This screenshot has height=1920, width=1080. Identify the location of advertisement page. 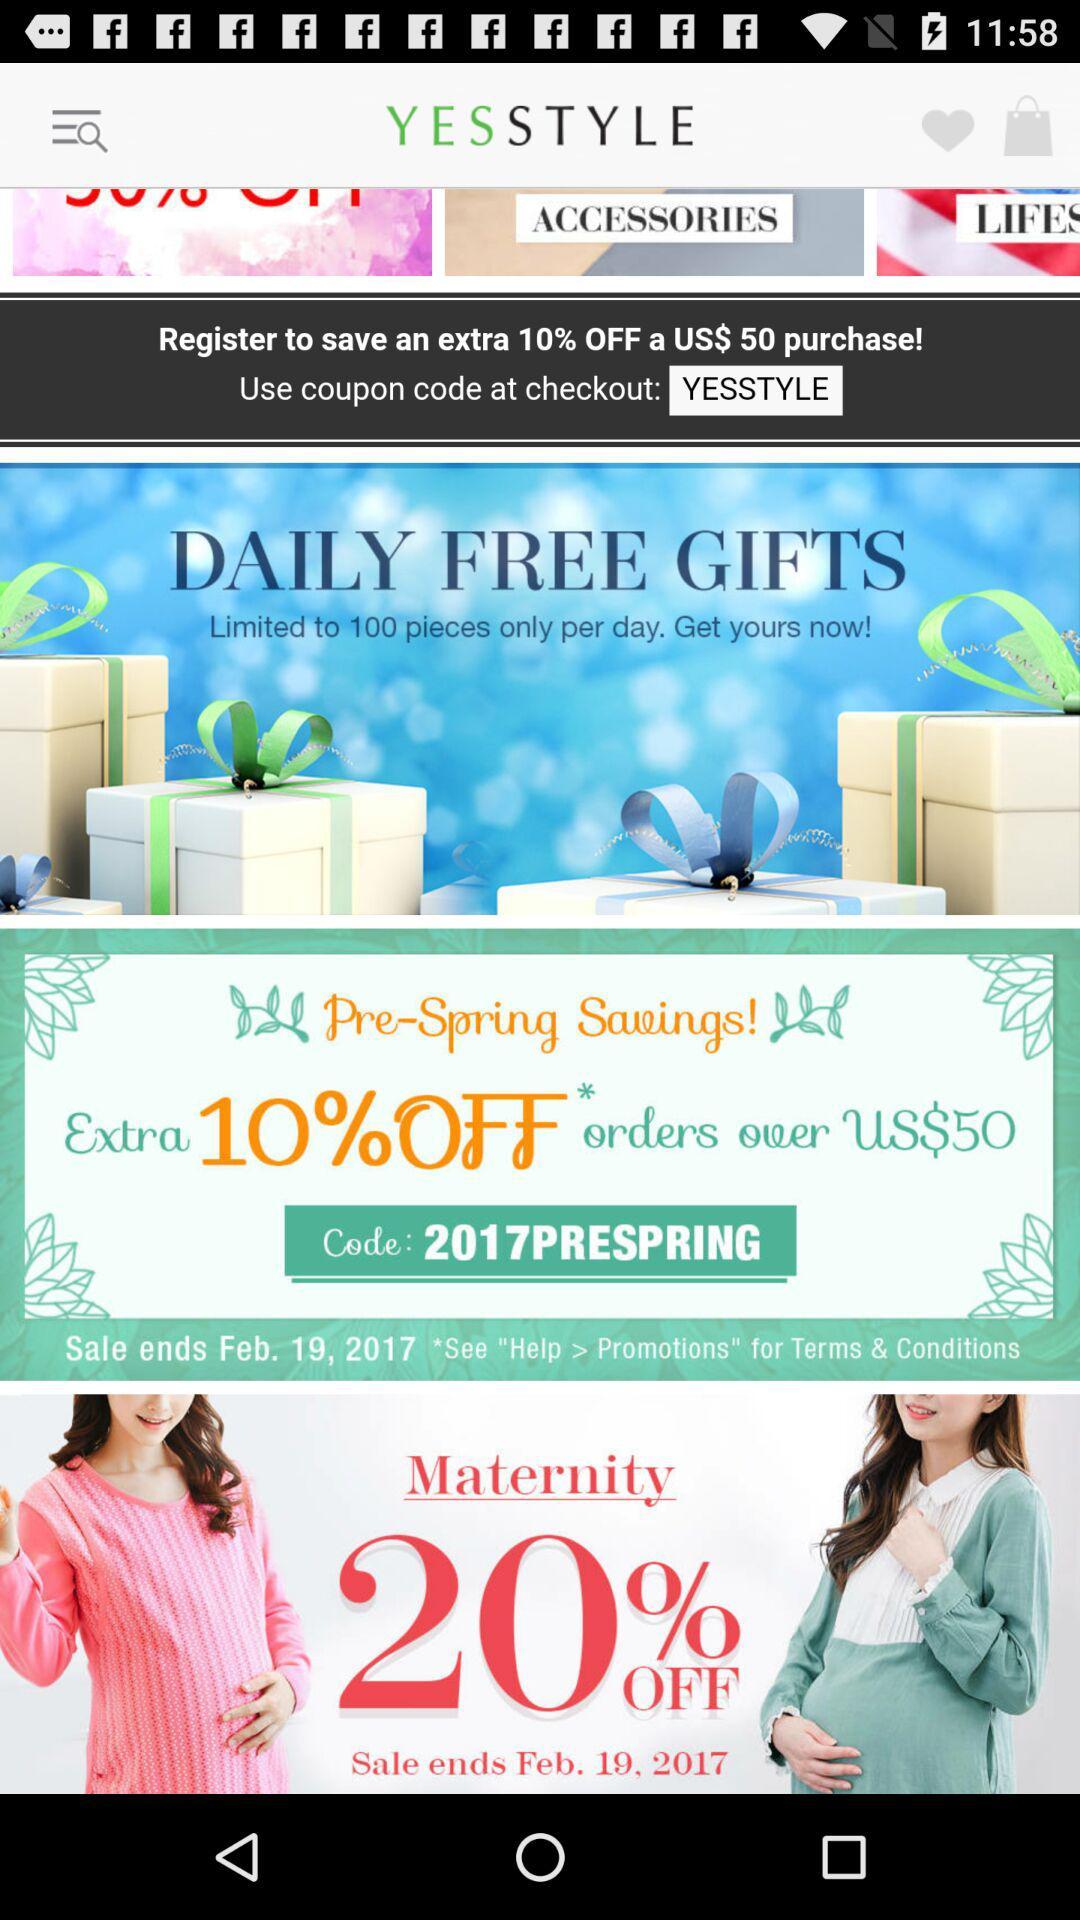
(216, 232).